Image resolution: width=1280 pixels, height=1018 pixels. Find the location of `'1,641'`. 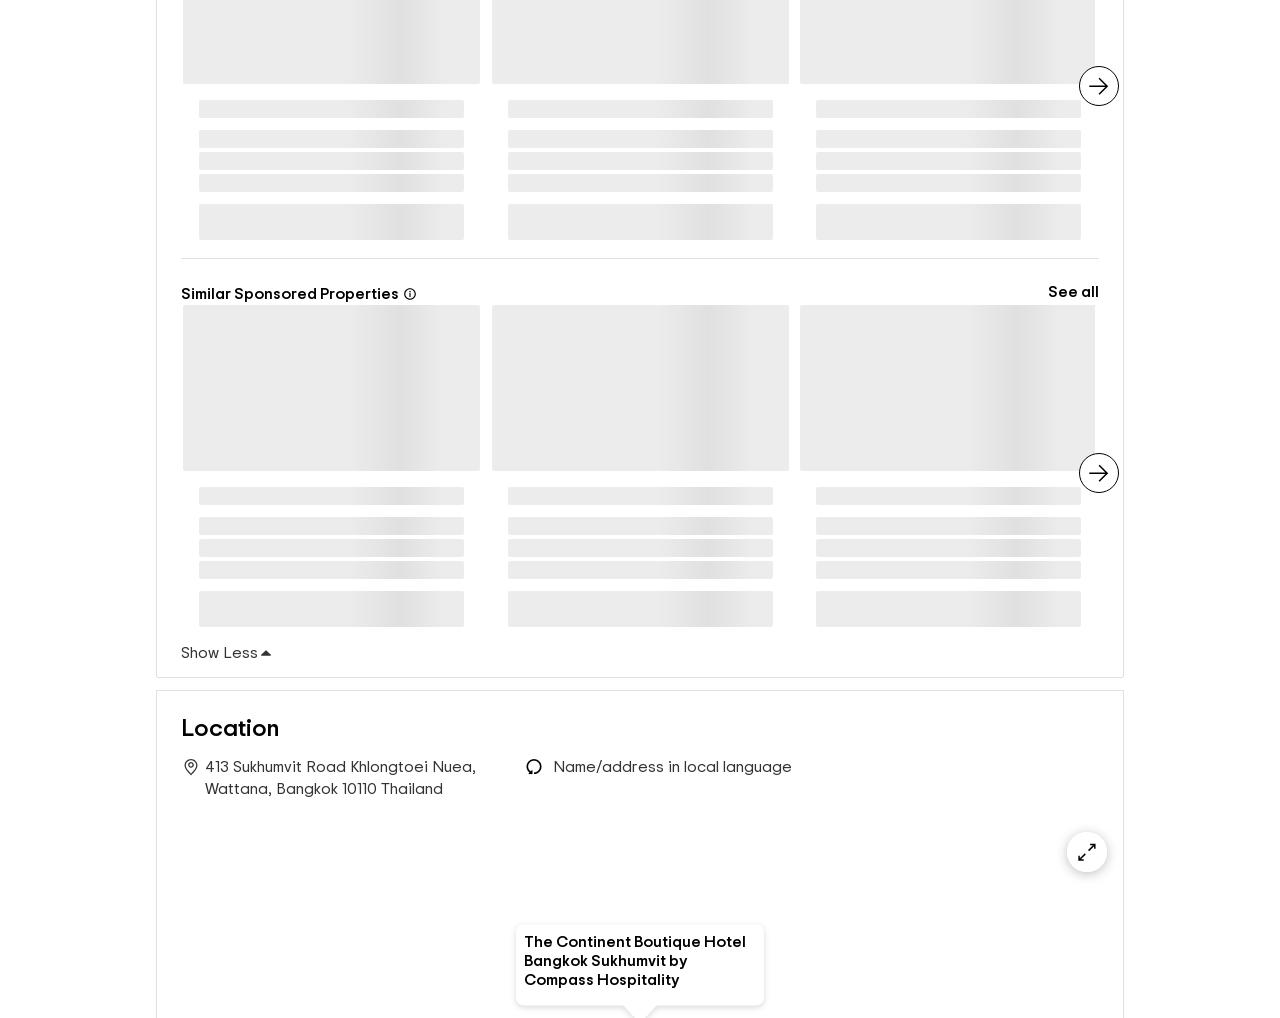

'1,641' is located at coordinates (309, 111).